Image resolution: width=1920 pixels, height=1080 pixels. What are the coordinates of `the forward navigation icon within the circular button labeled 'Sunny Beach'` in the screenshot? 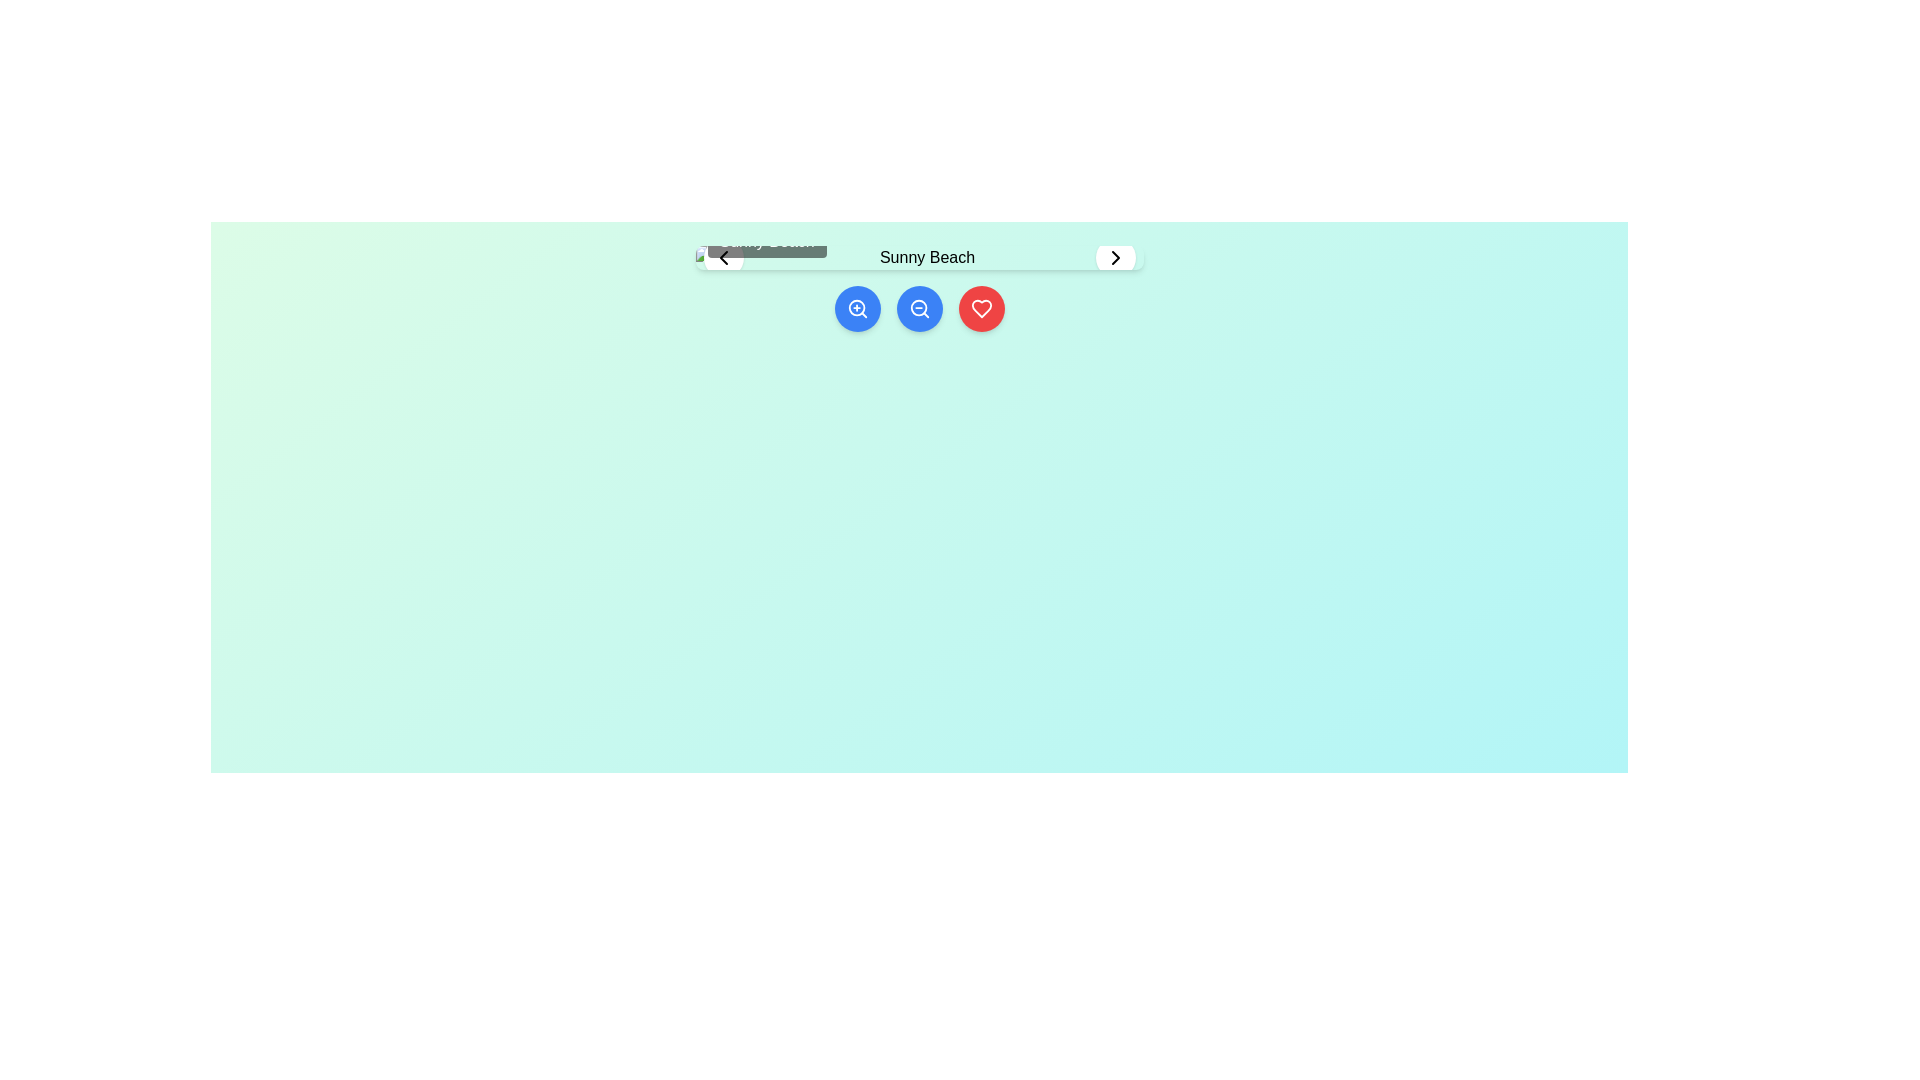 It's located at (1114, 257).